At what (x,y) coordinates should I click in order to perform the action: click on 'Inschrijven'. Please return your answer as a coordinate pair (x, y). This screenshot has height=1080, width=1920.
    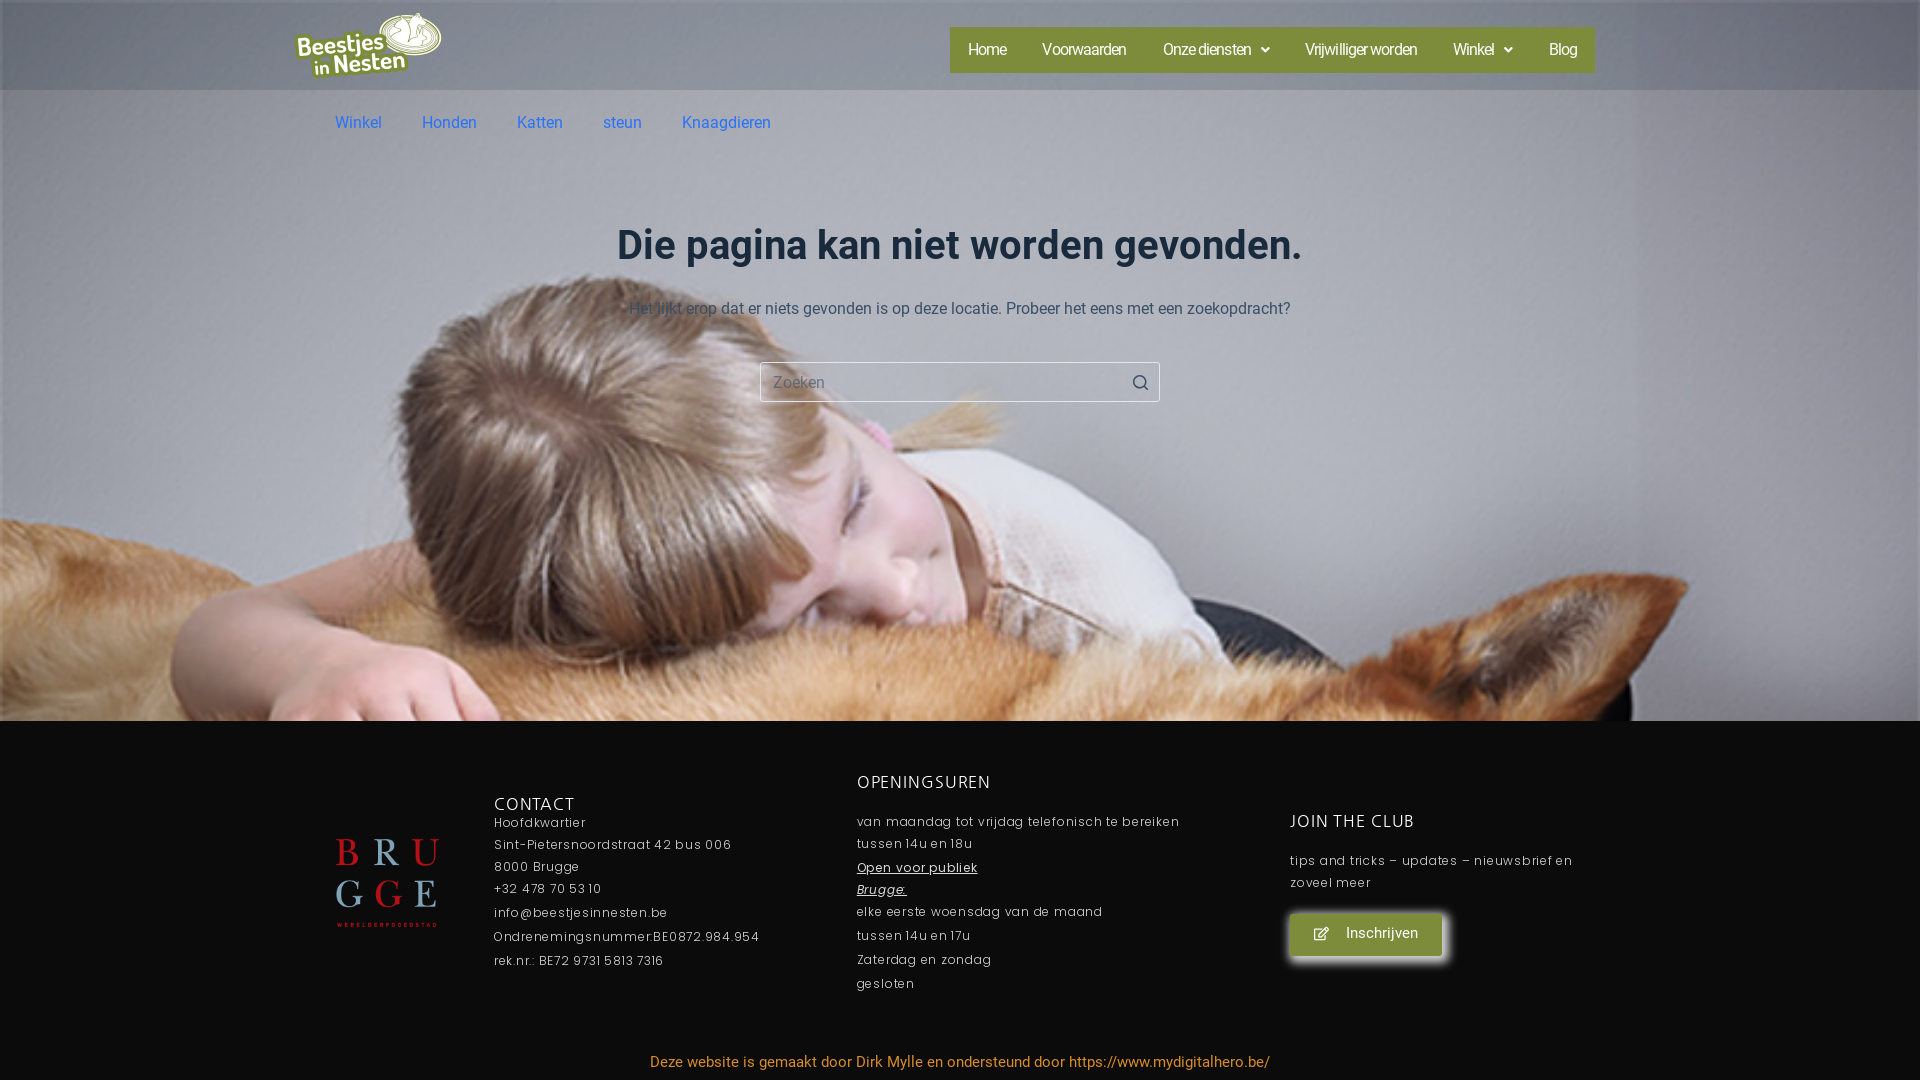
    Looking at the image, I should click on (1365, 934).